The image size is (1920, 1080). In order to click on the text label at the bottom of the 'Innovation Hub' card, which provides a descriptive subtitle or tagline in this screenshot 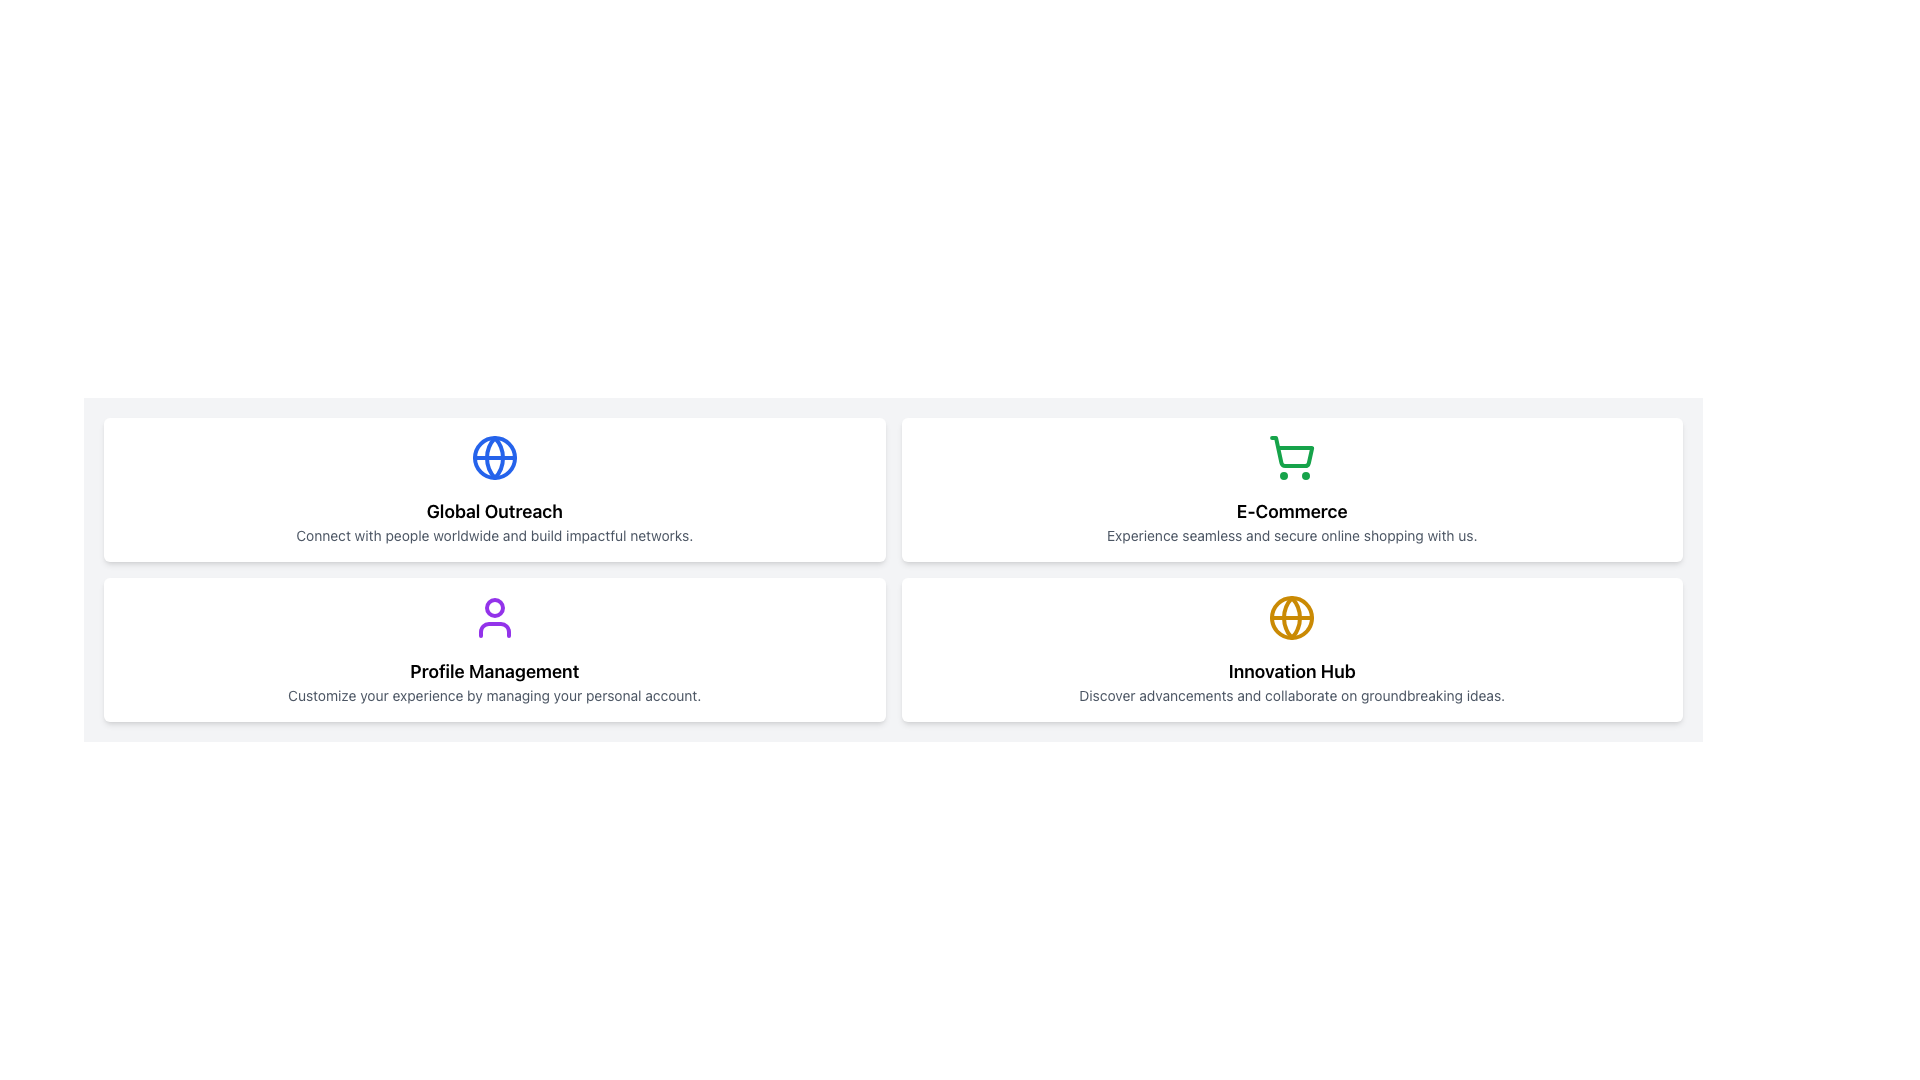, I will do `click(1292, 694)`.